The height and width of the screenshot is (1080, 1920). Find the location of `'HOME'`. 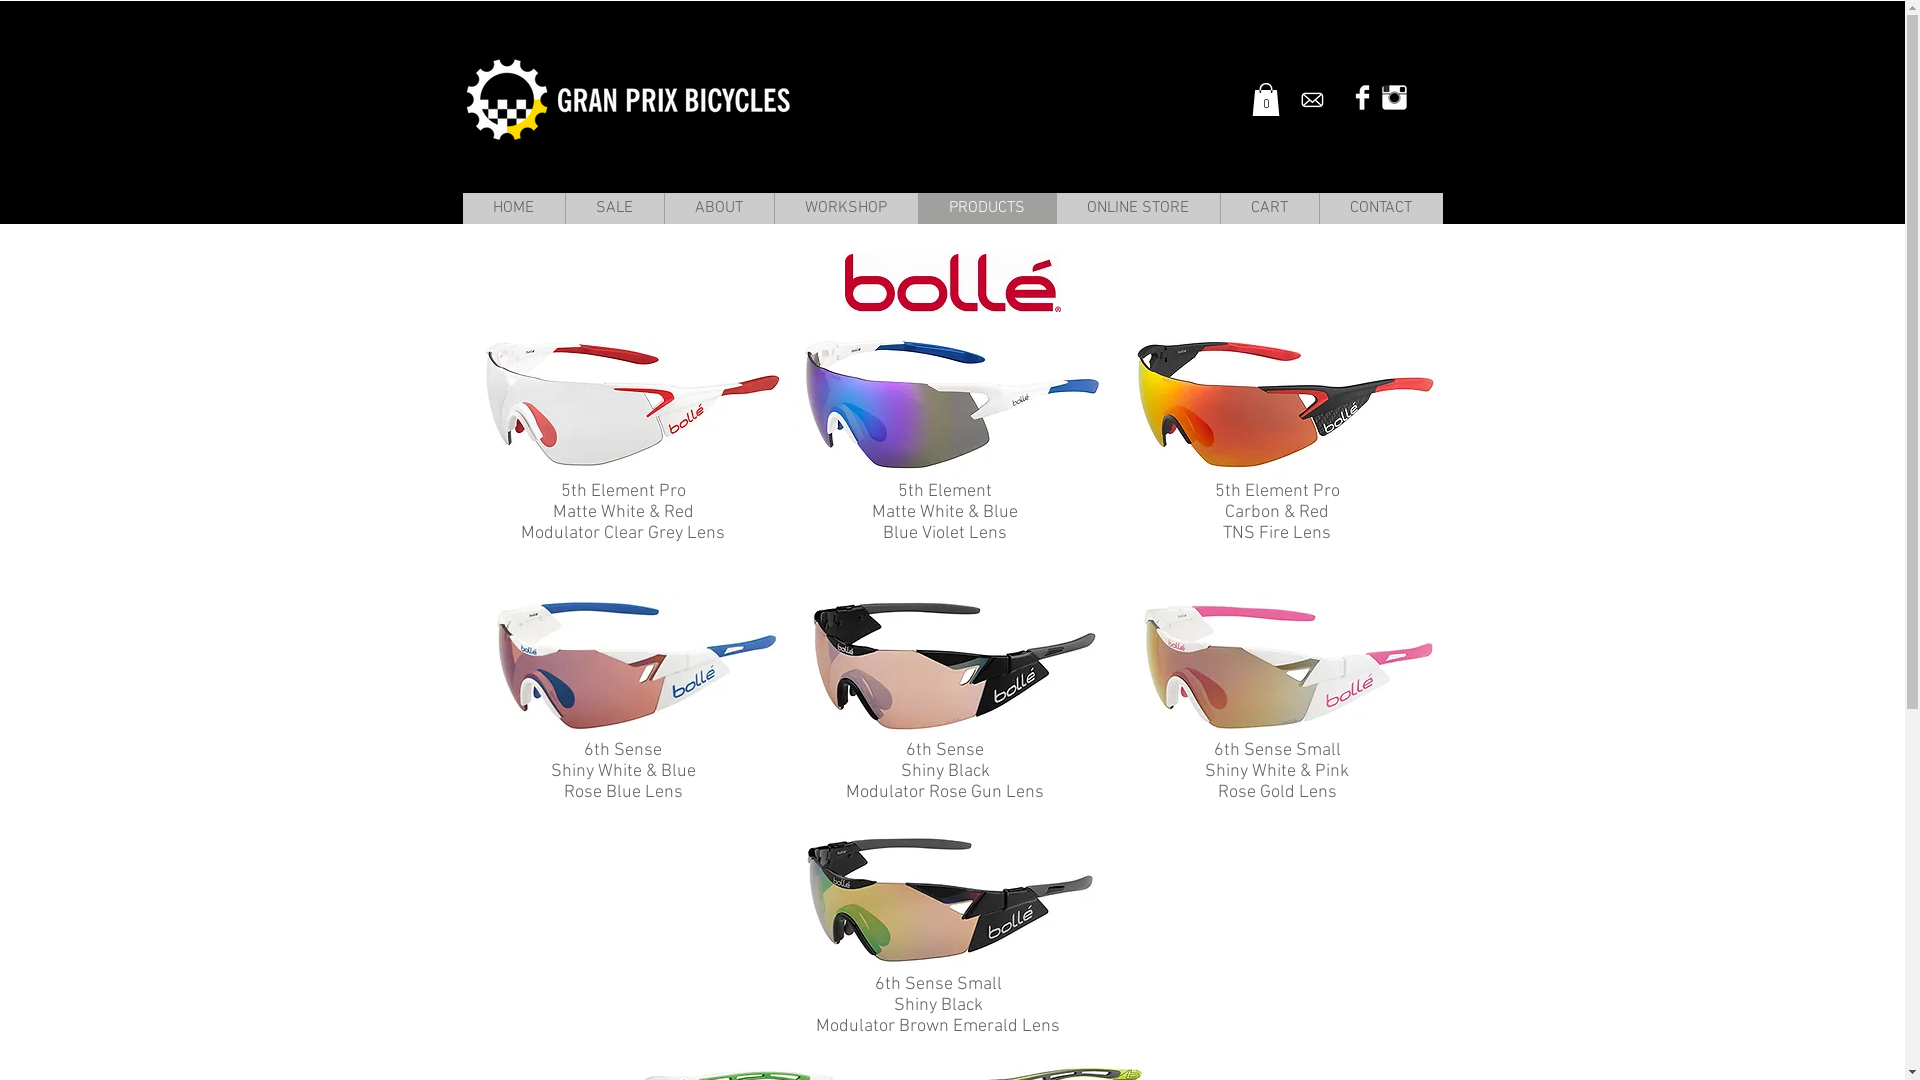

'HOME' is located at coordinates (513, 208).